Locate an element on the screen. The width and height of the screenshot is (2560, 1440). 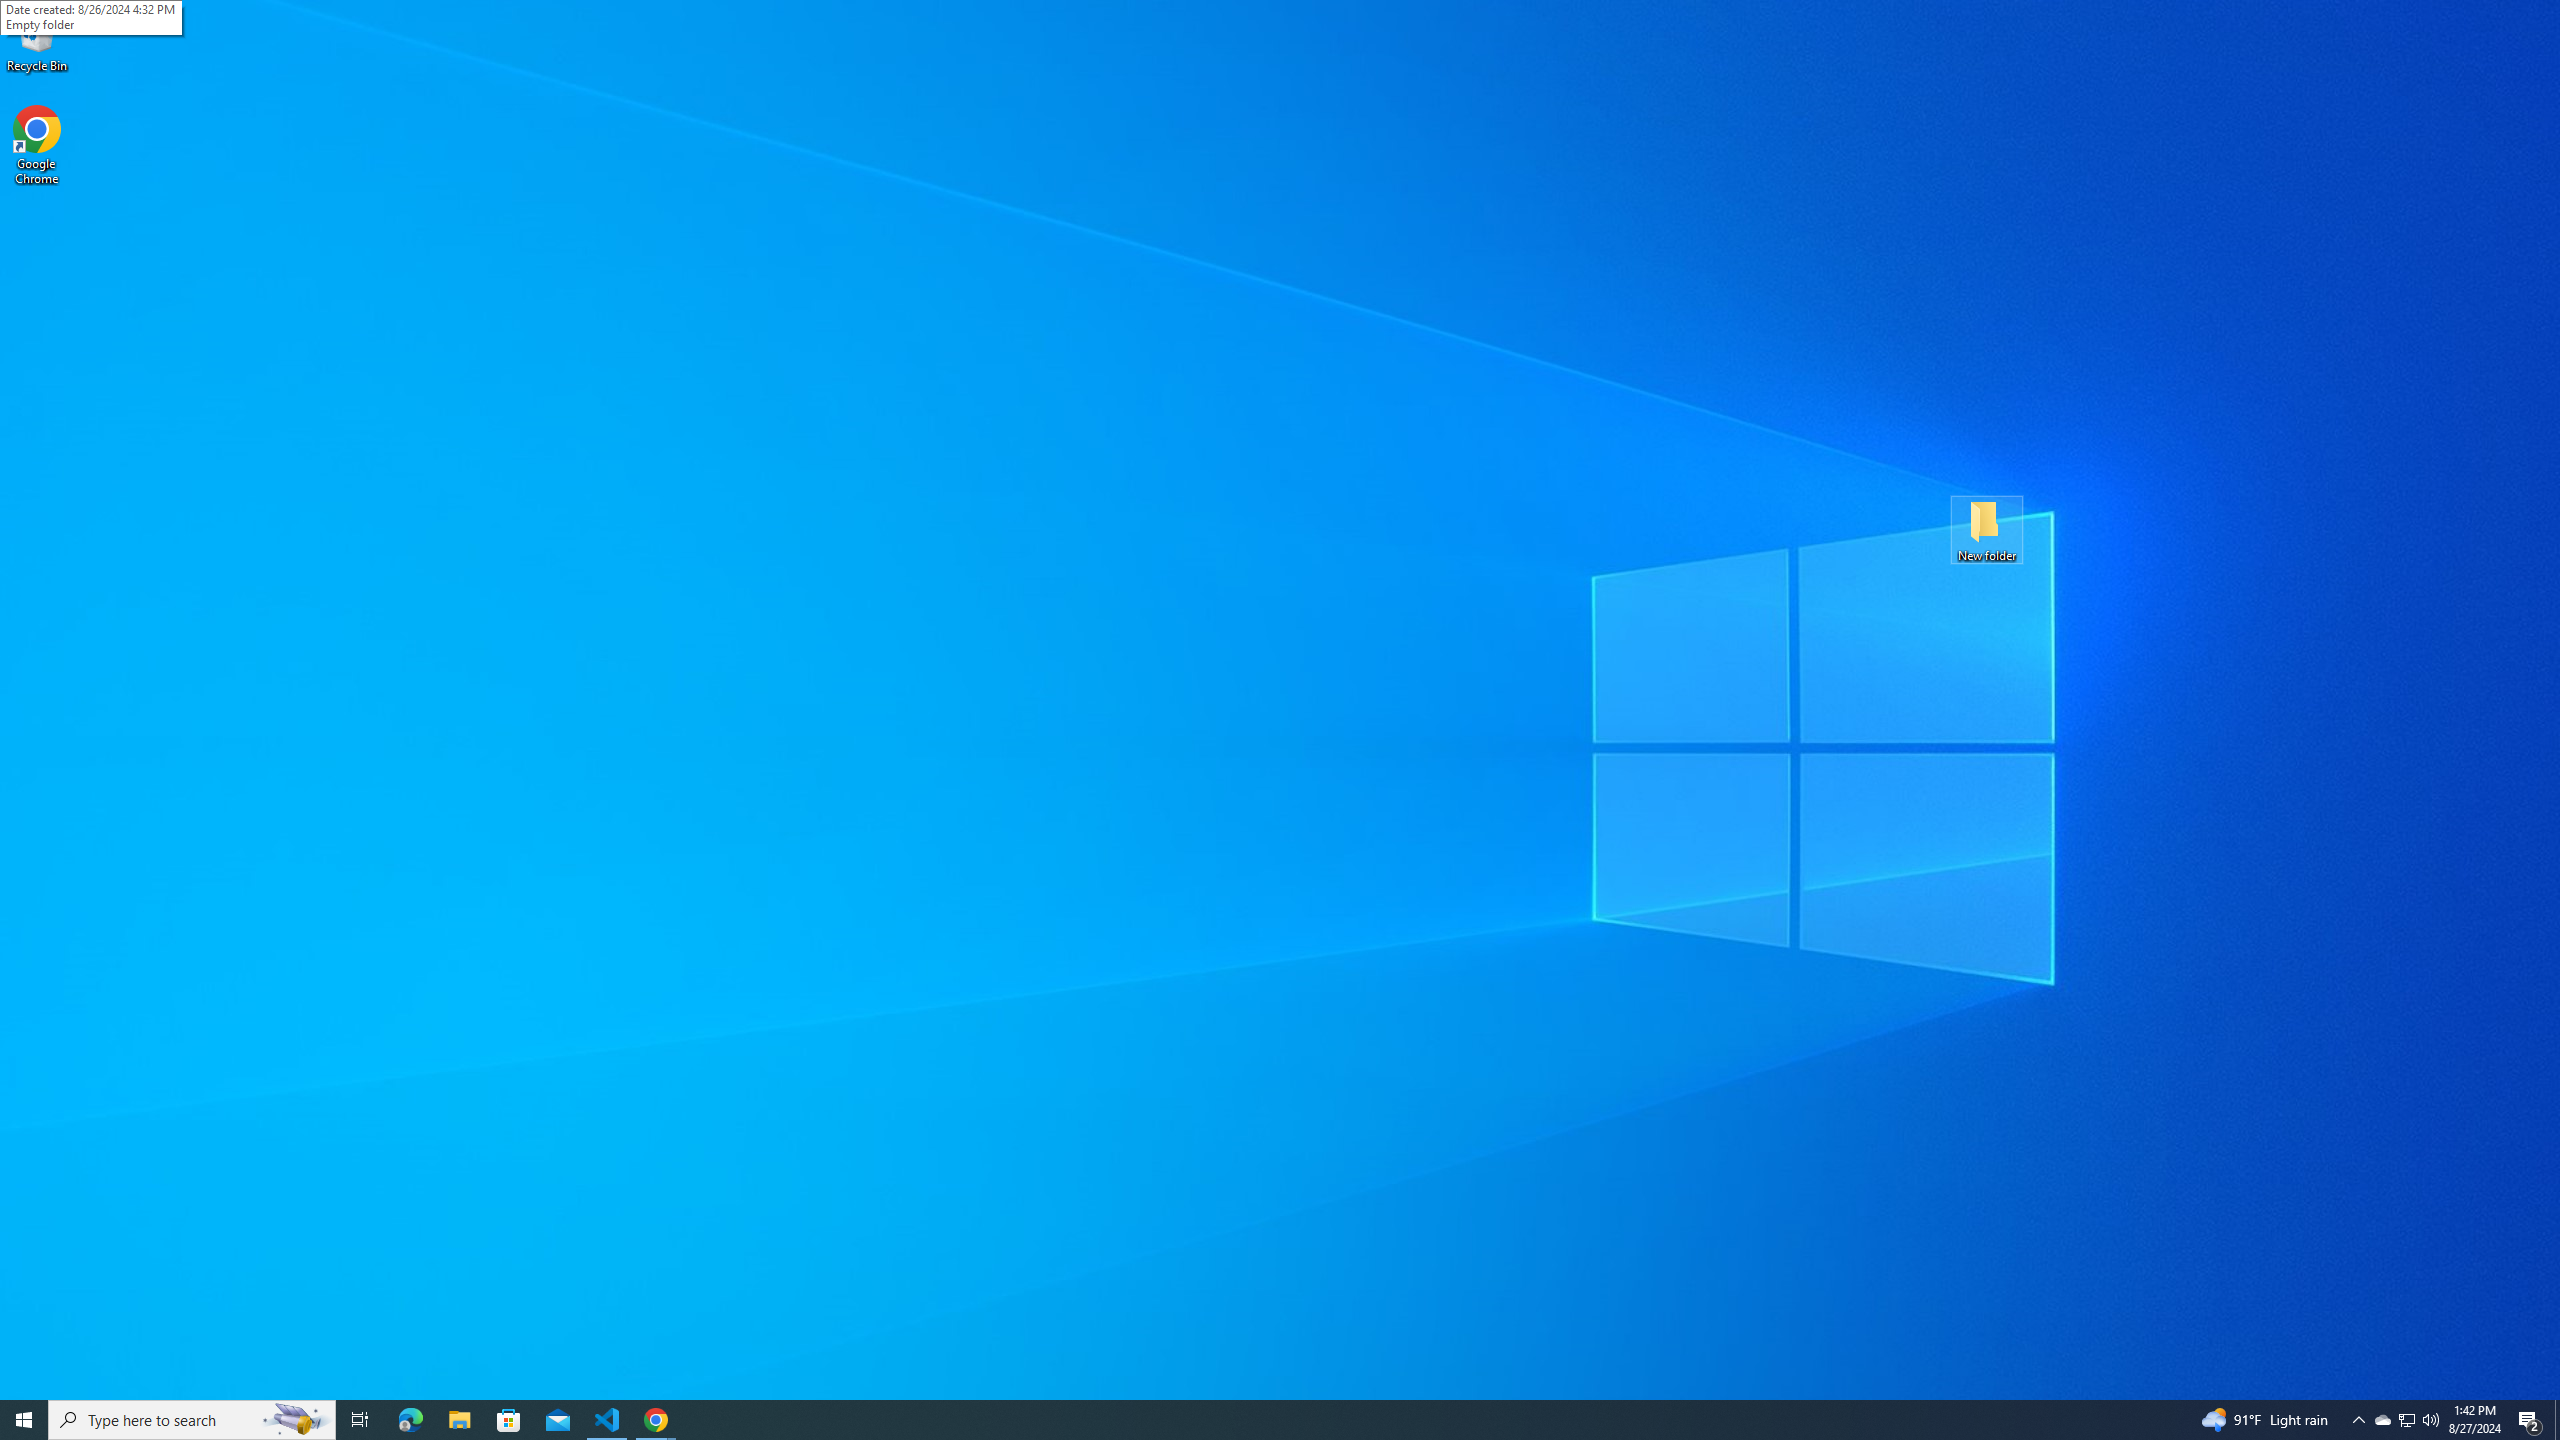
'Recycle Bin' is located at coordinates (36, 38).